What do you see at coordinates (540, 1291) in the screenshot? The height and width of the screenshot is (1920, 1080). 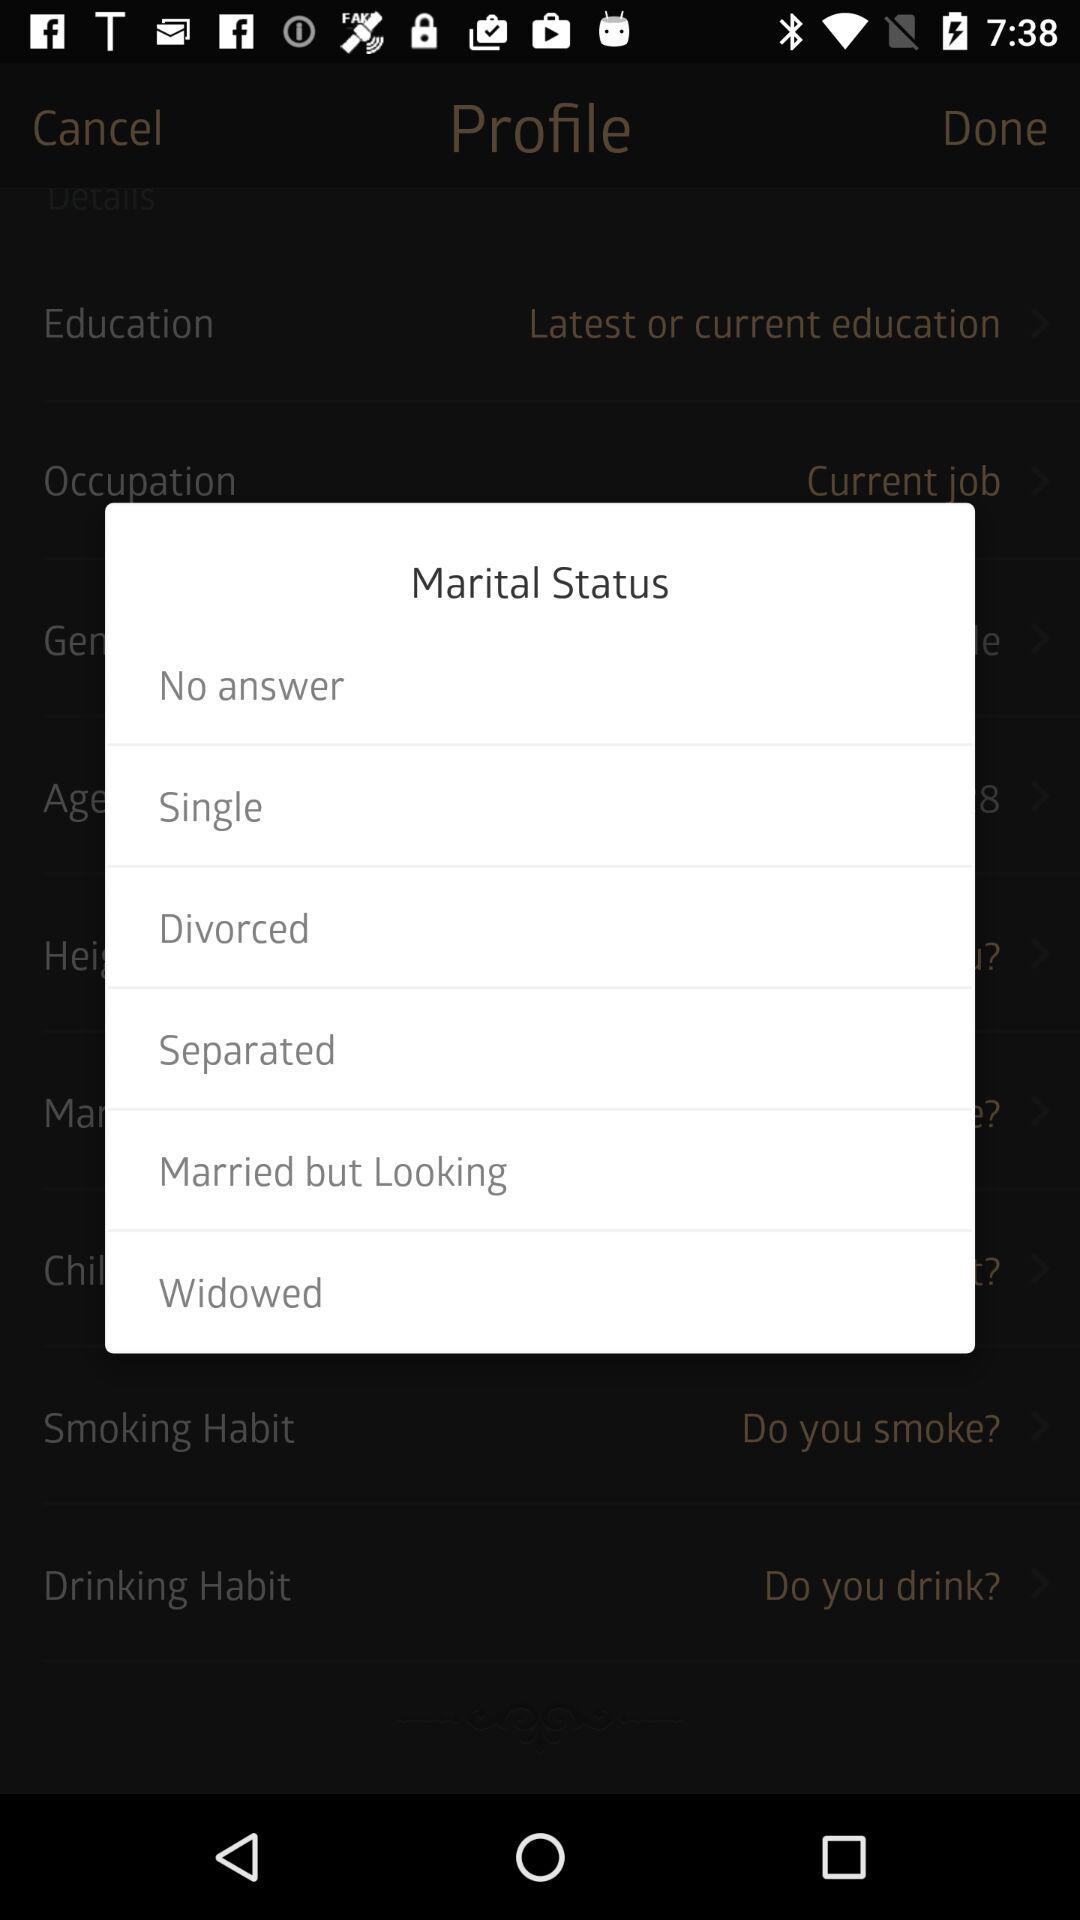 I see `the widowed item` at bounding box center [540, 1291].